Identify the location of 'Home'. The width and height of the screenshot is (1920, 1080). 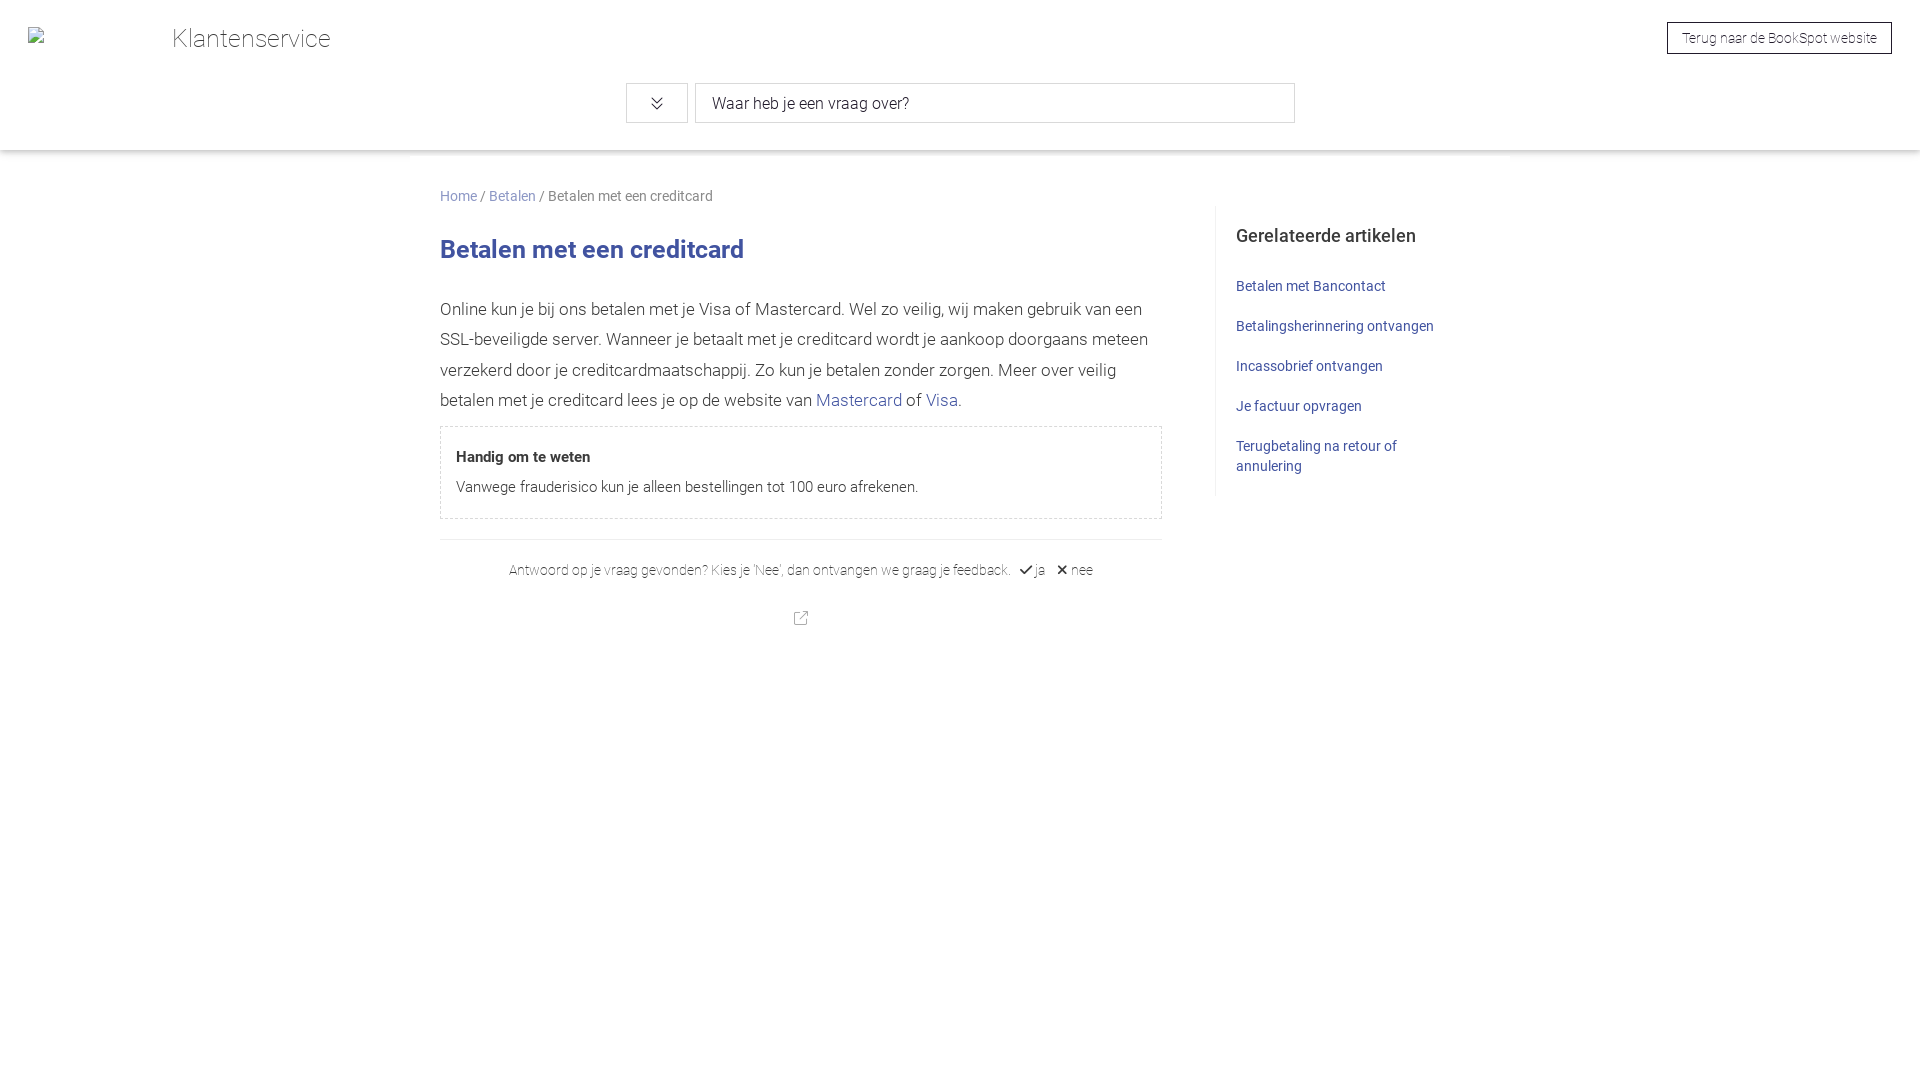
(457, 196).